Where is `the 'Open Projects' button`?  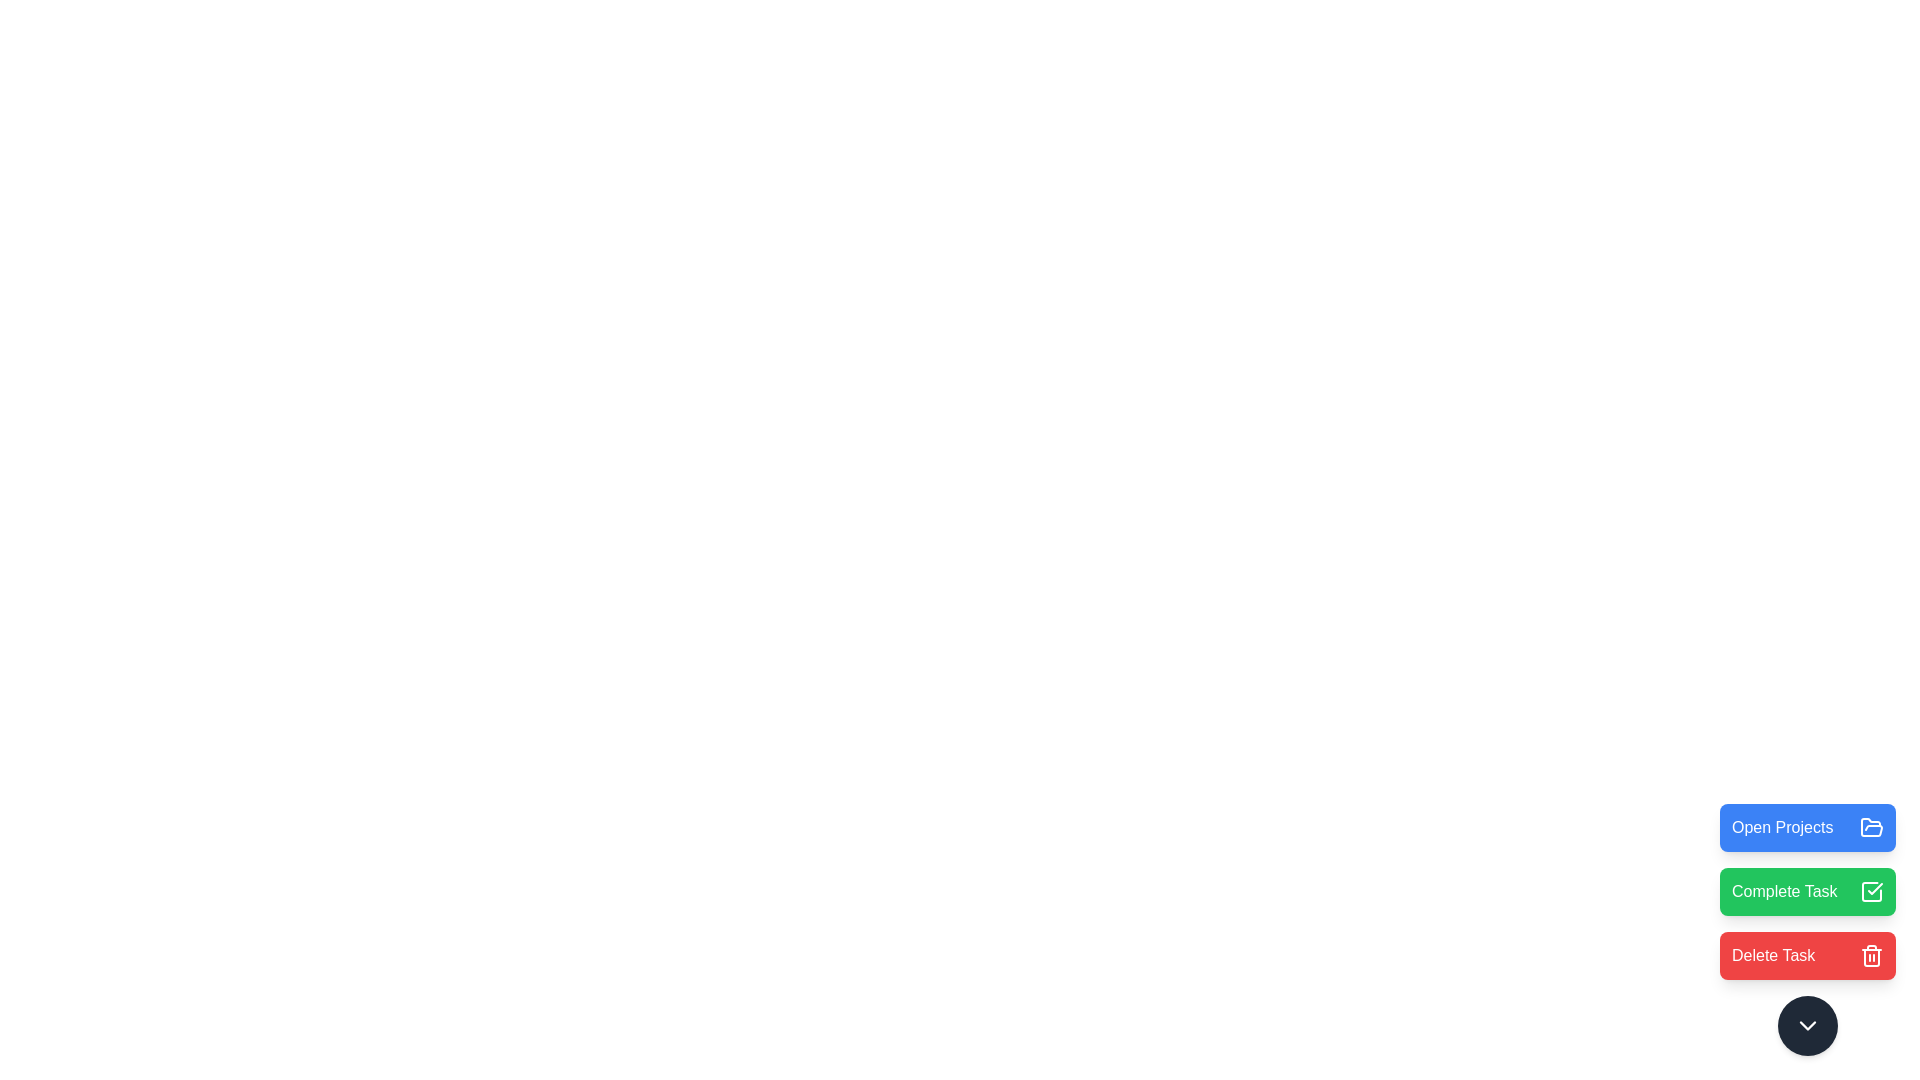 the 'Open Projects' button is located at coordinates (1808, 828).